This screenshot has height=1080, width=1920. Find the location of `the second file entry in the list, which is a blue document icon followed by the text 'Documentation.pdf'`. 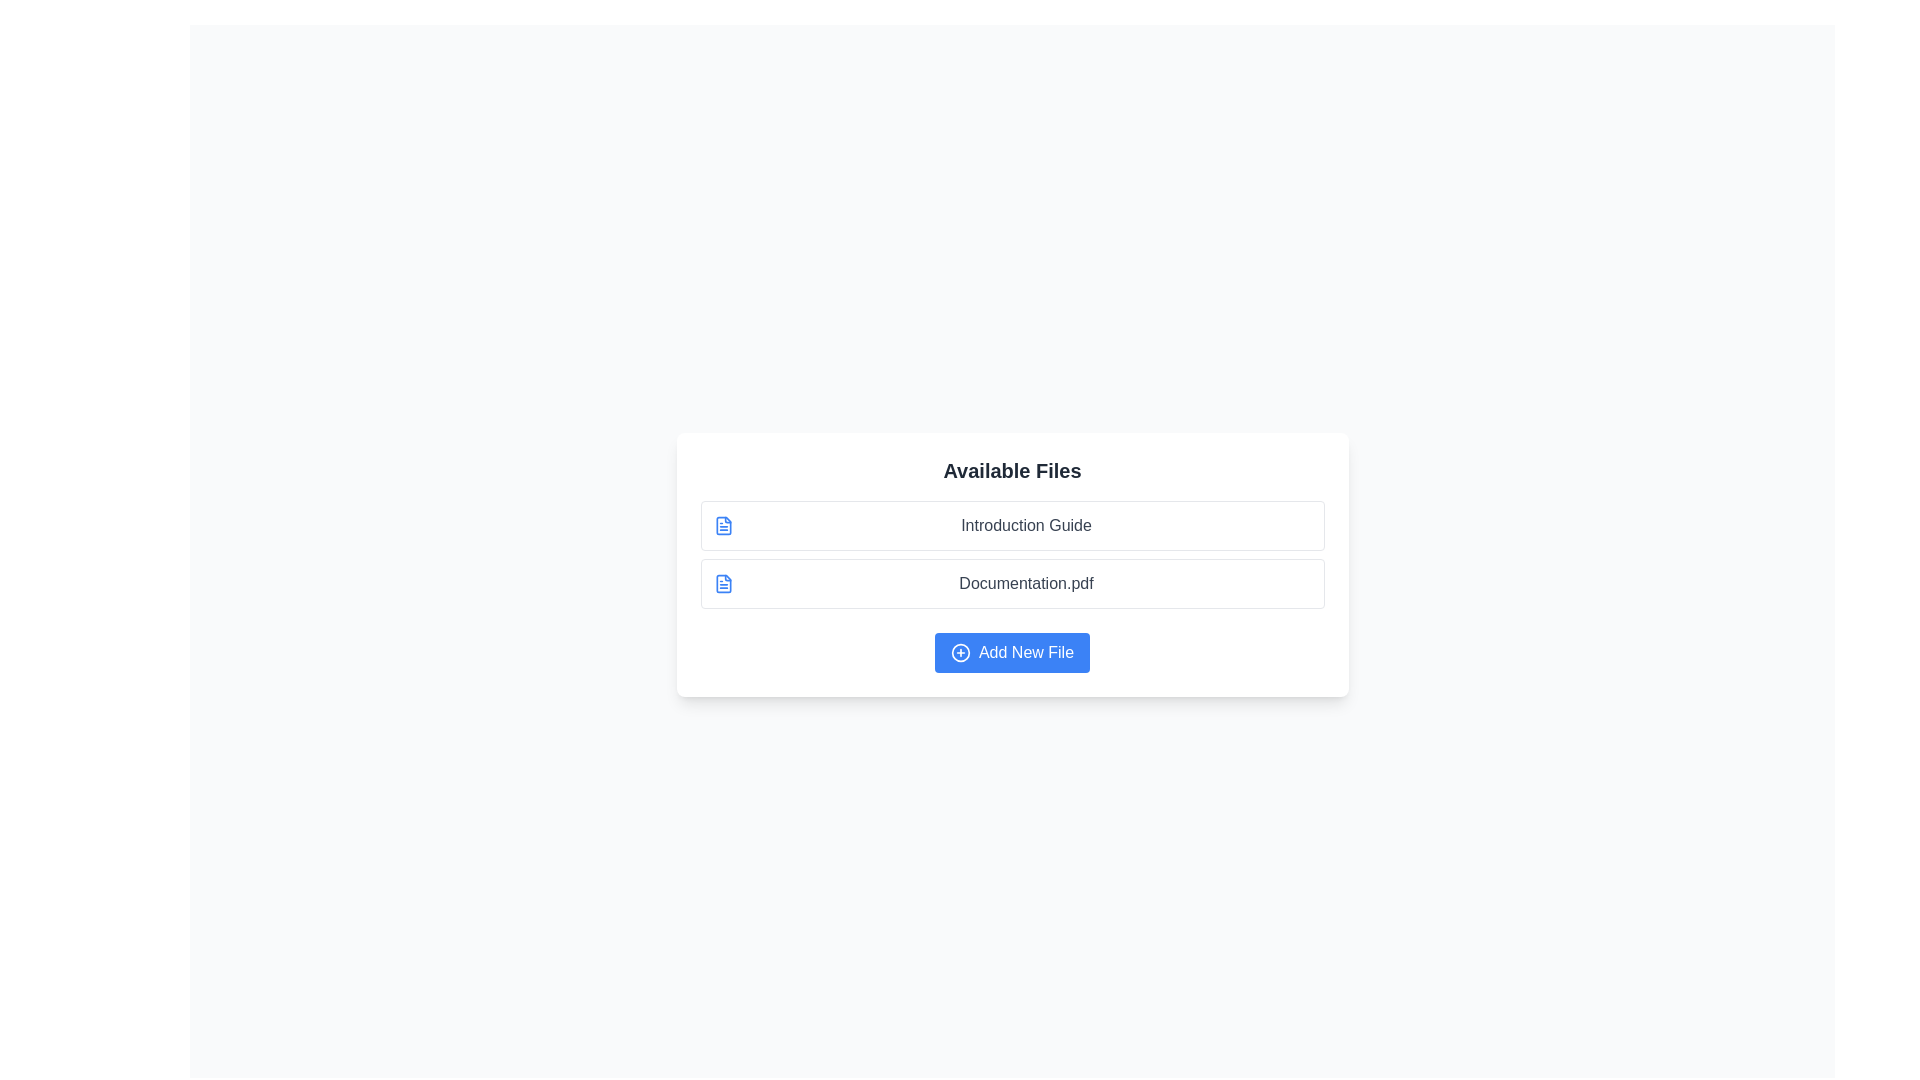

the second file entry in the list, which is a blue document icon followed by the text 'Documentation.pdf' is located at coordinates (1012, 583).